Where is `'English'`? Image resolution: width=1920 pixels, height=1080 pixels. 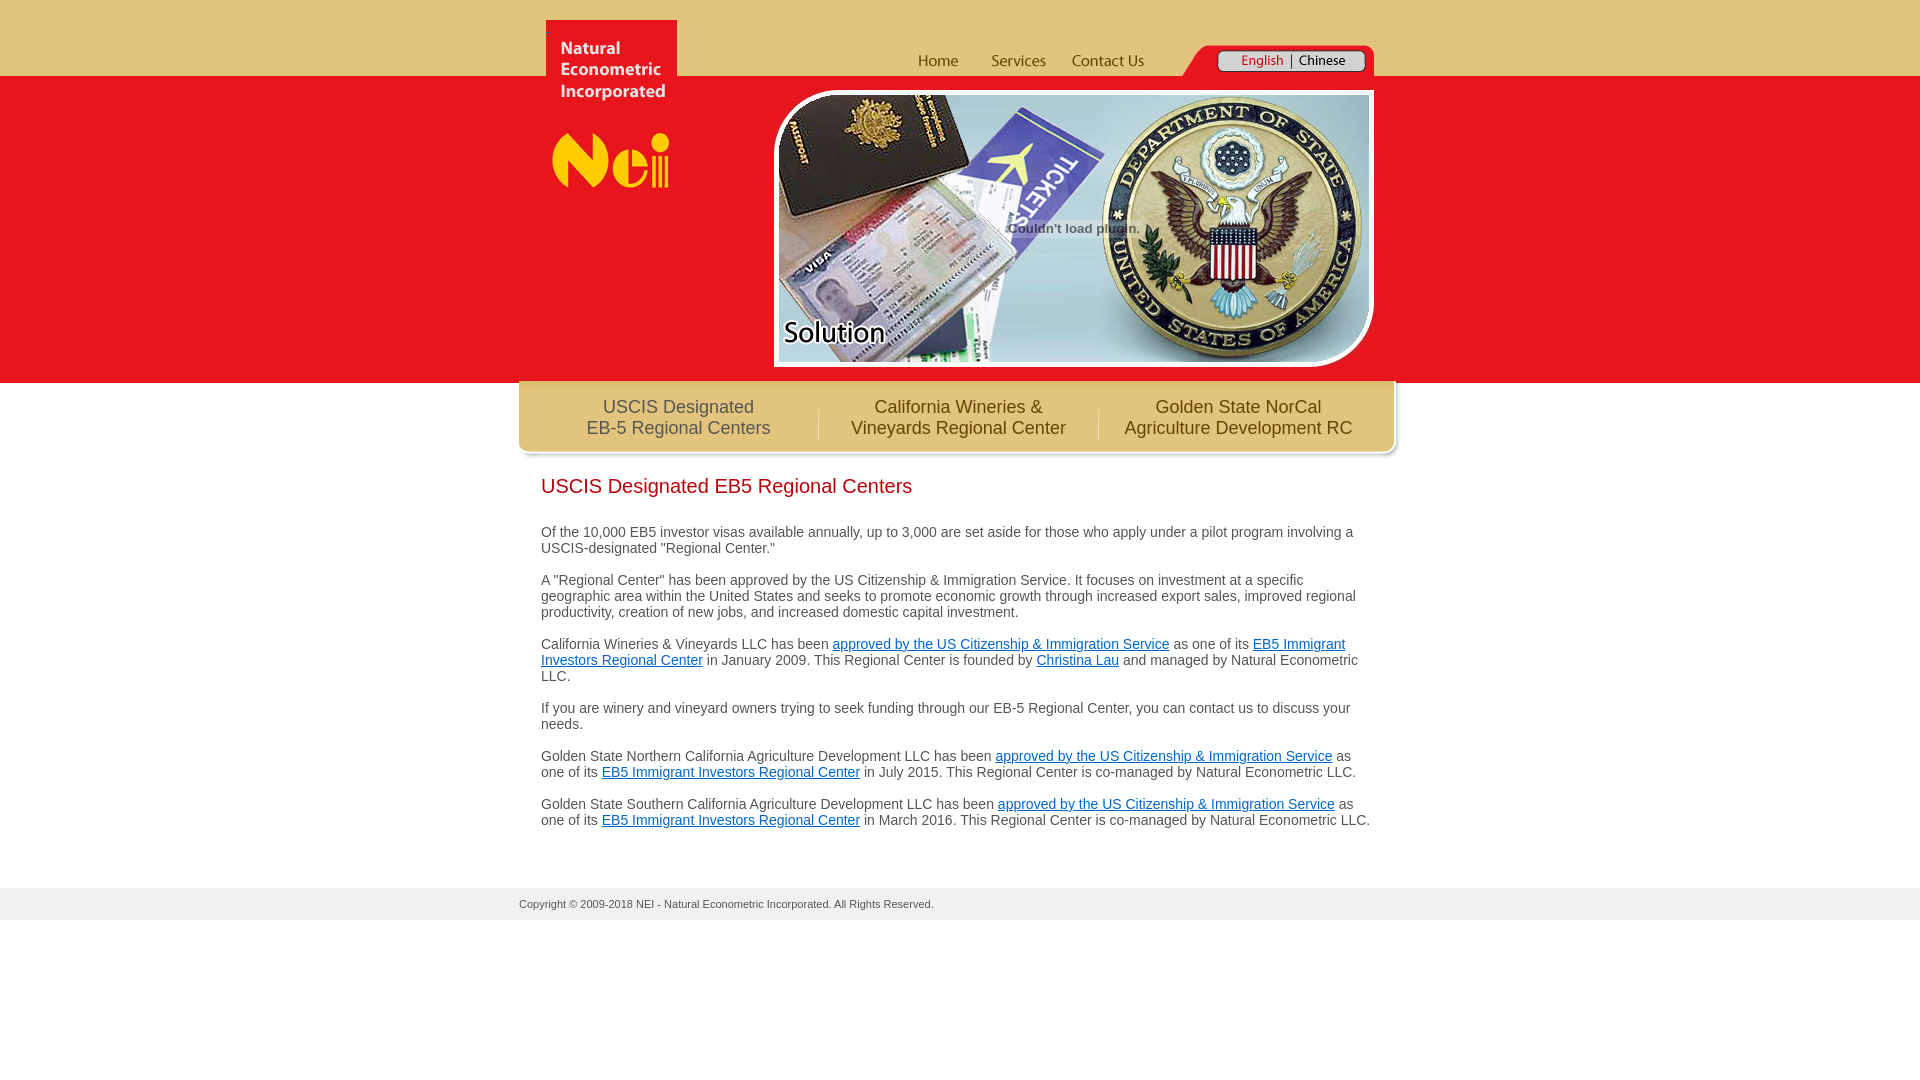
'English' is located at coordinates (1261, 60).